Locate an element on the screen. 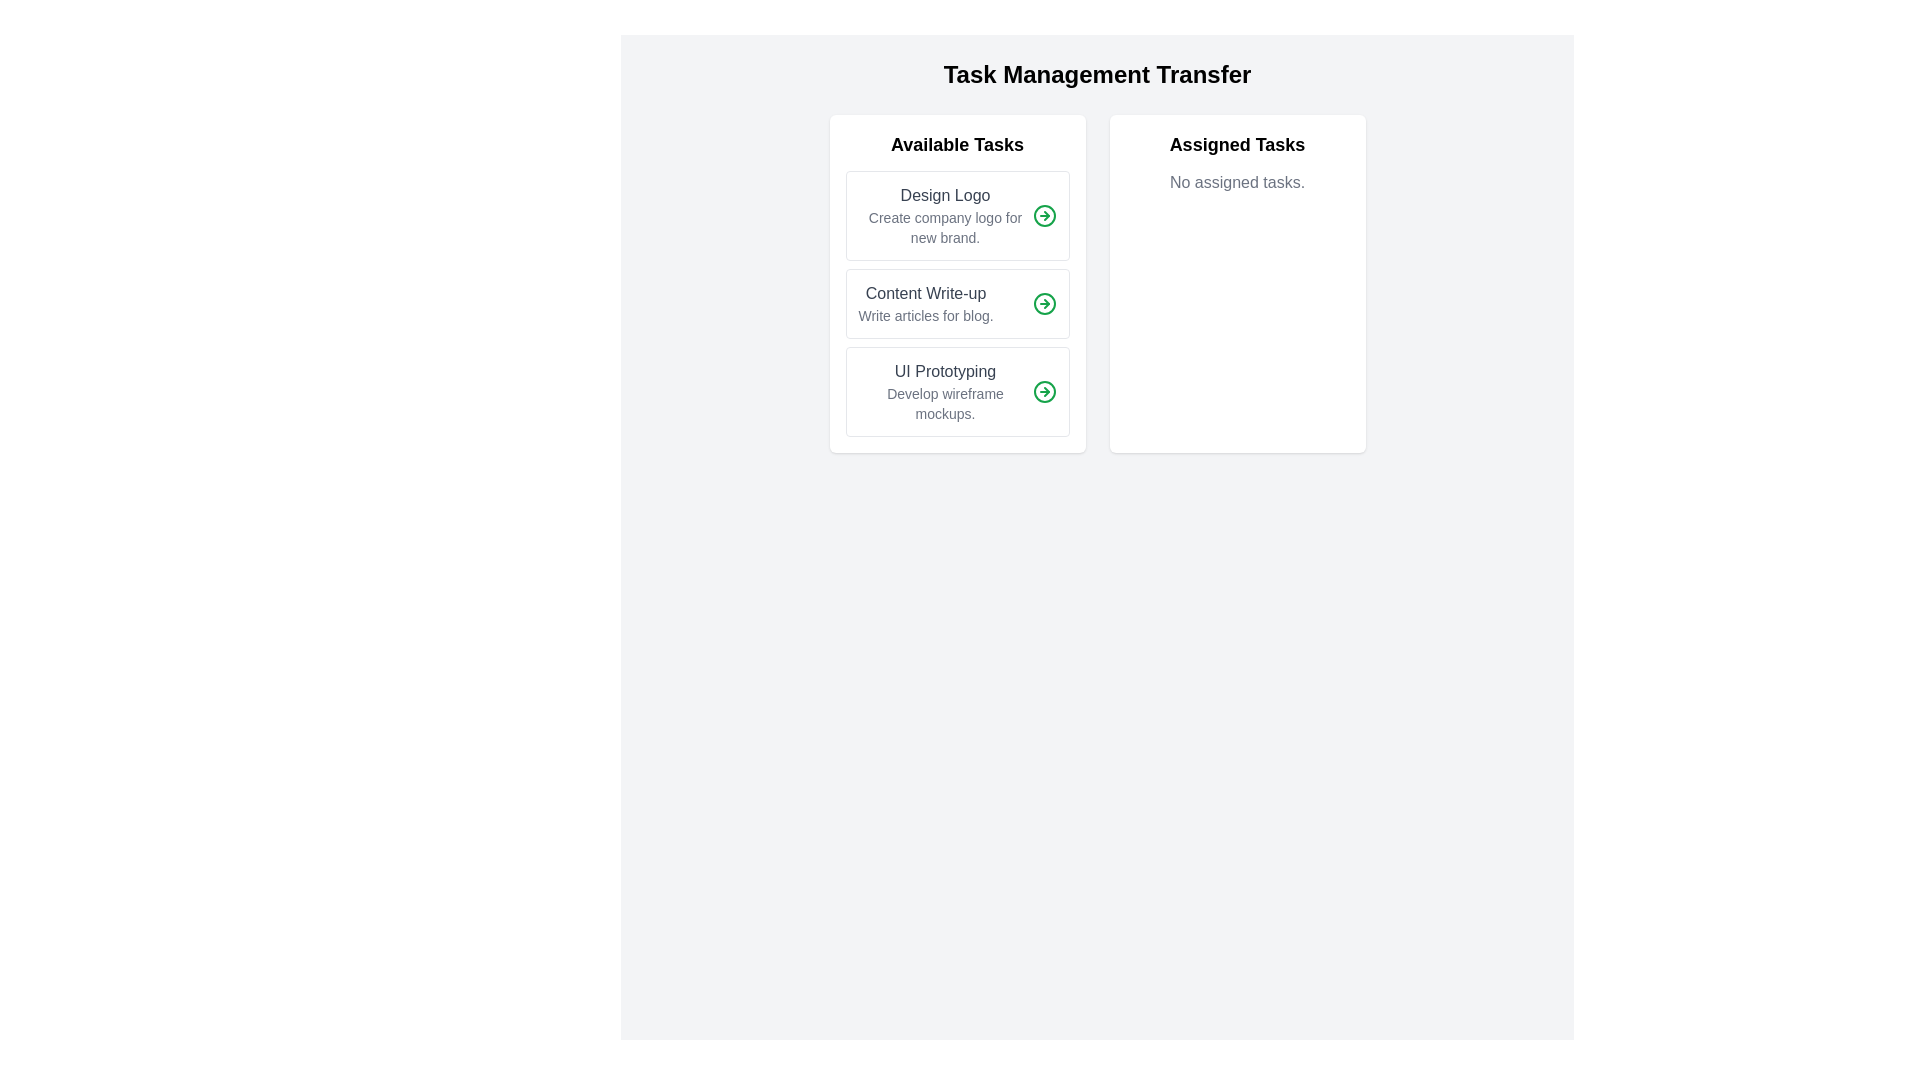  the 'UI Prototyping' text label, which is part of an information card in the 'Available Tasks' section, located in the third card below 'Content Write-up' and above 'Develop wireframe mockups.' is located at coordinates (944, 371).